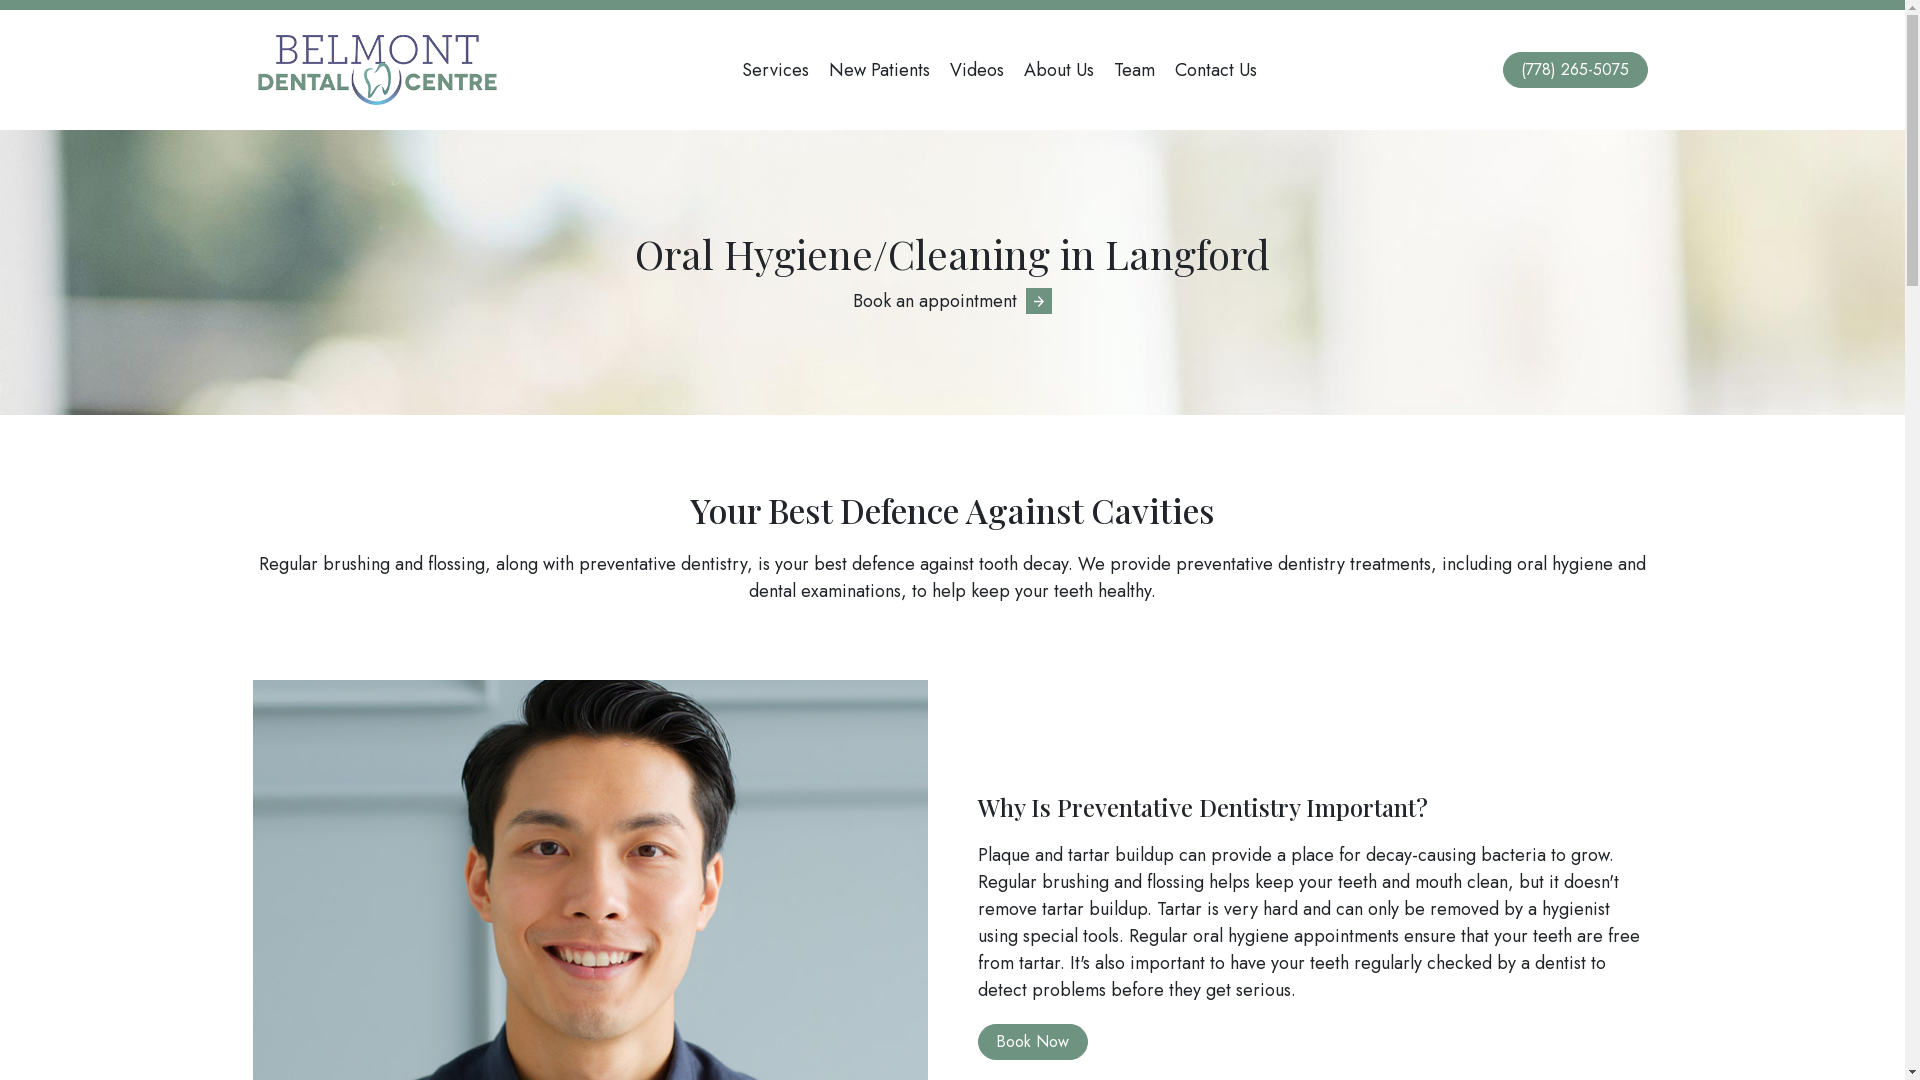  Describe the element at coordinates (1032, 1040) in the screenshot. I see `'Book Now'` at that location.